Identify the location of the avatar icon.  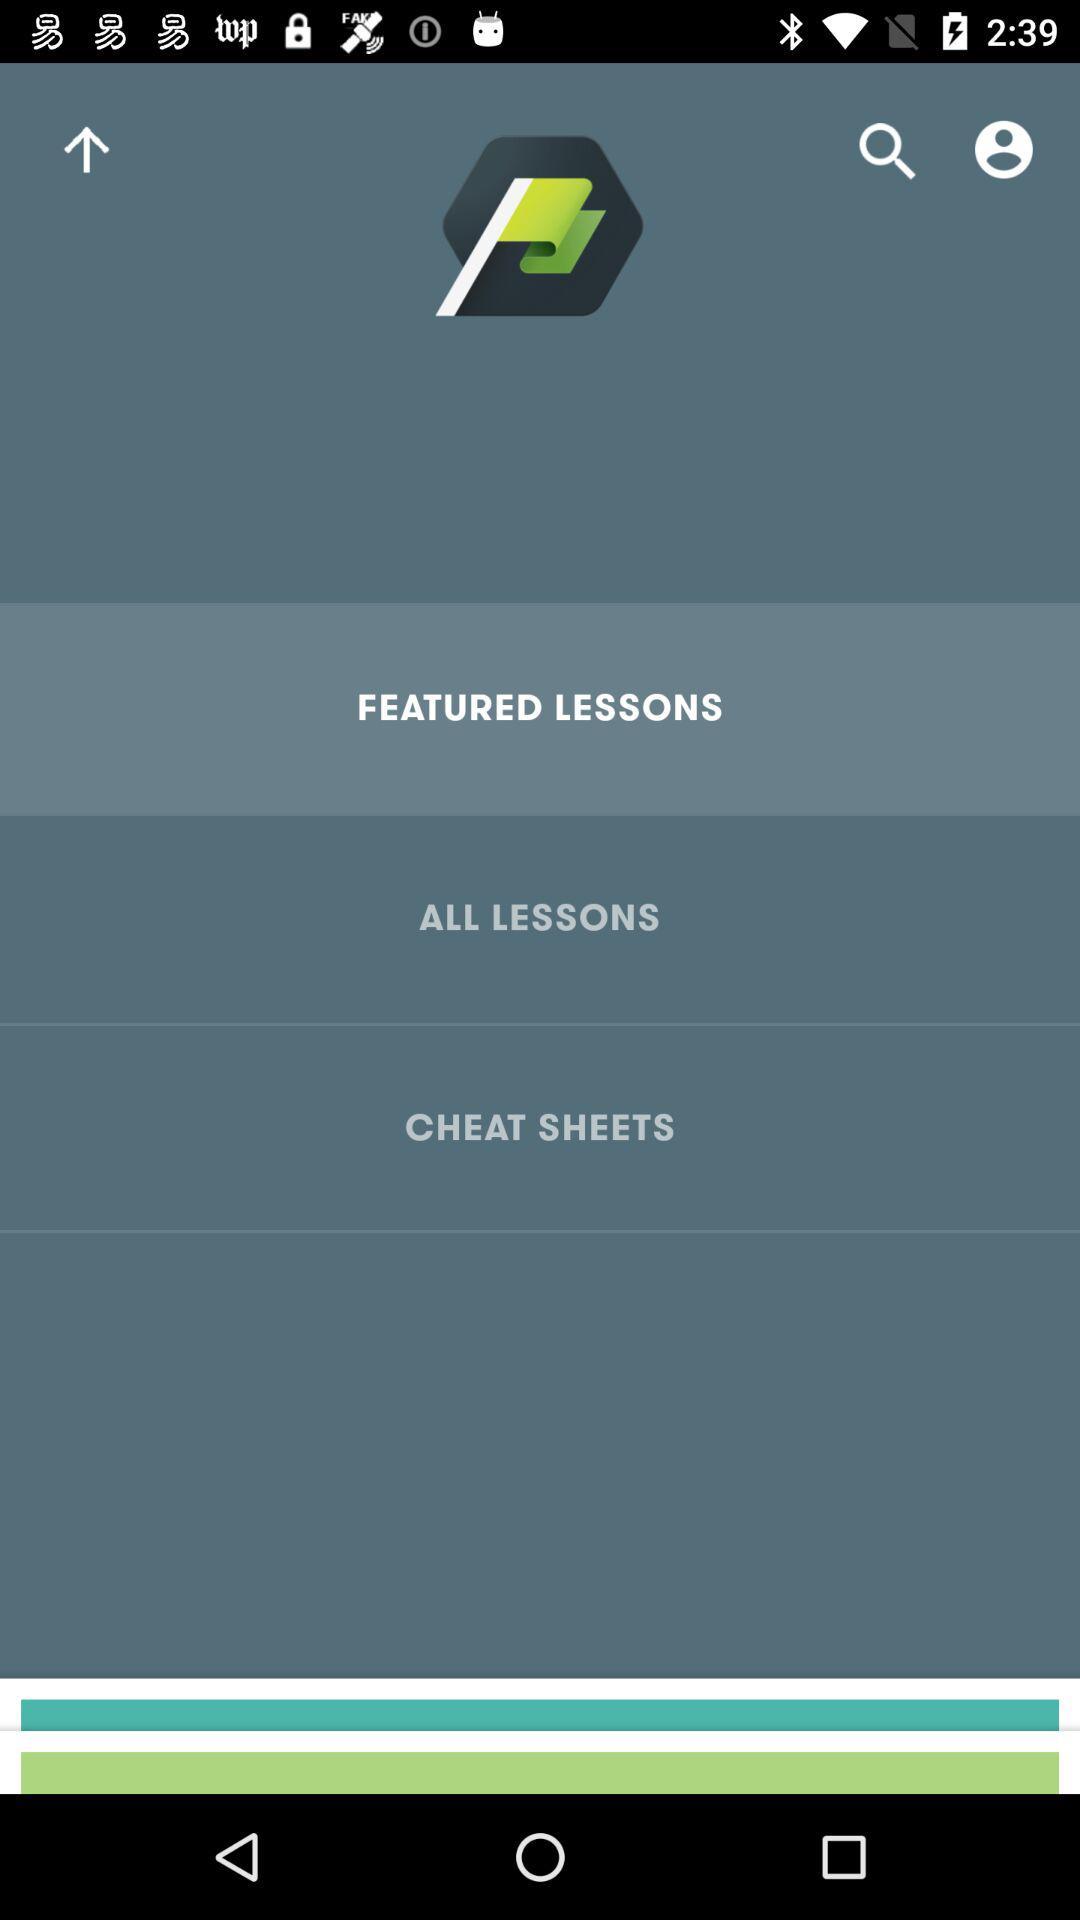
(1003, 148).